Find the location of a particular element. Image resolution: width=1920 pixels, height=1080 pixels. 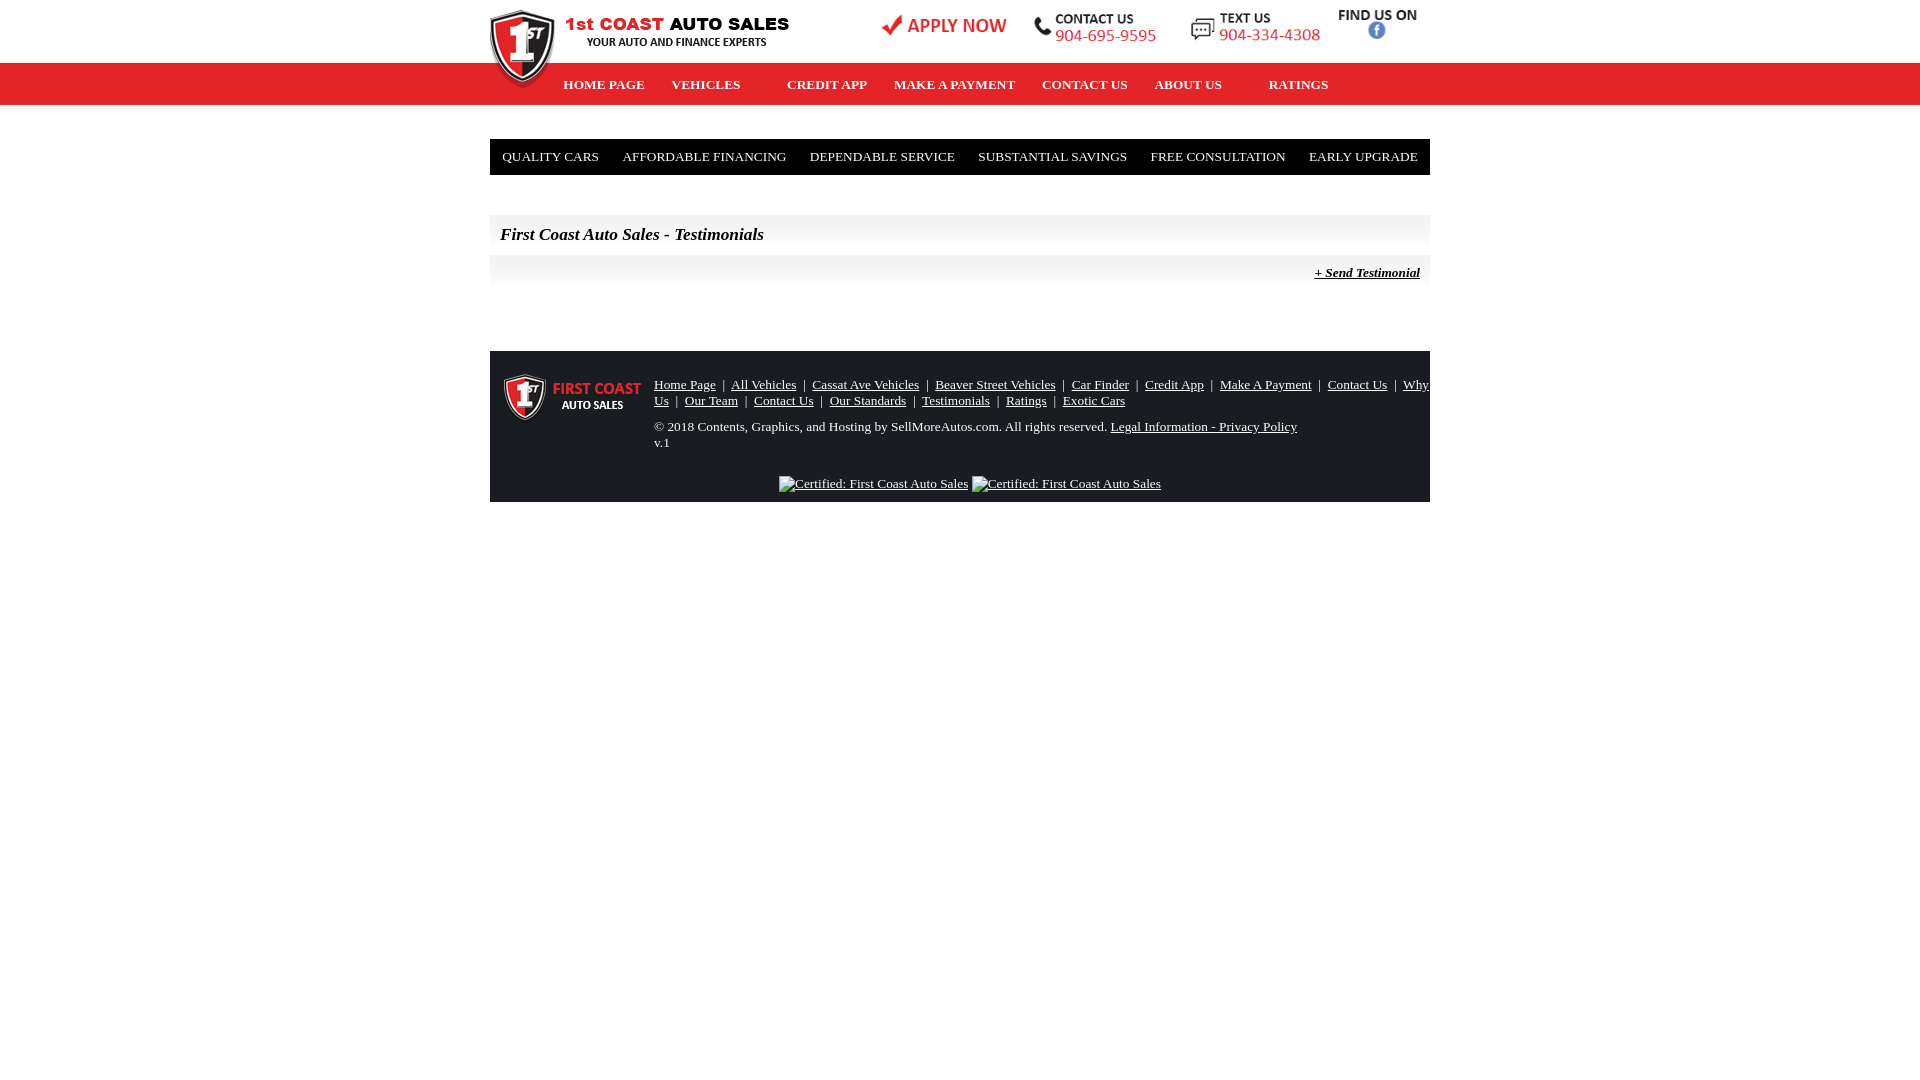

'Contact Us' is located at coordinates (782, 400).